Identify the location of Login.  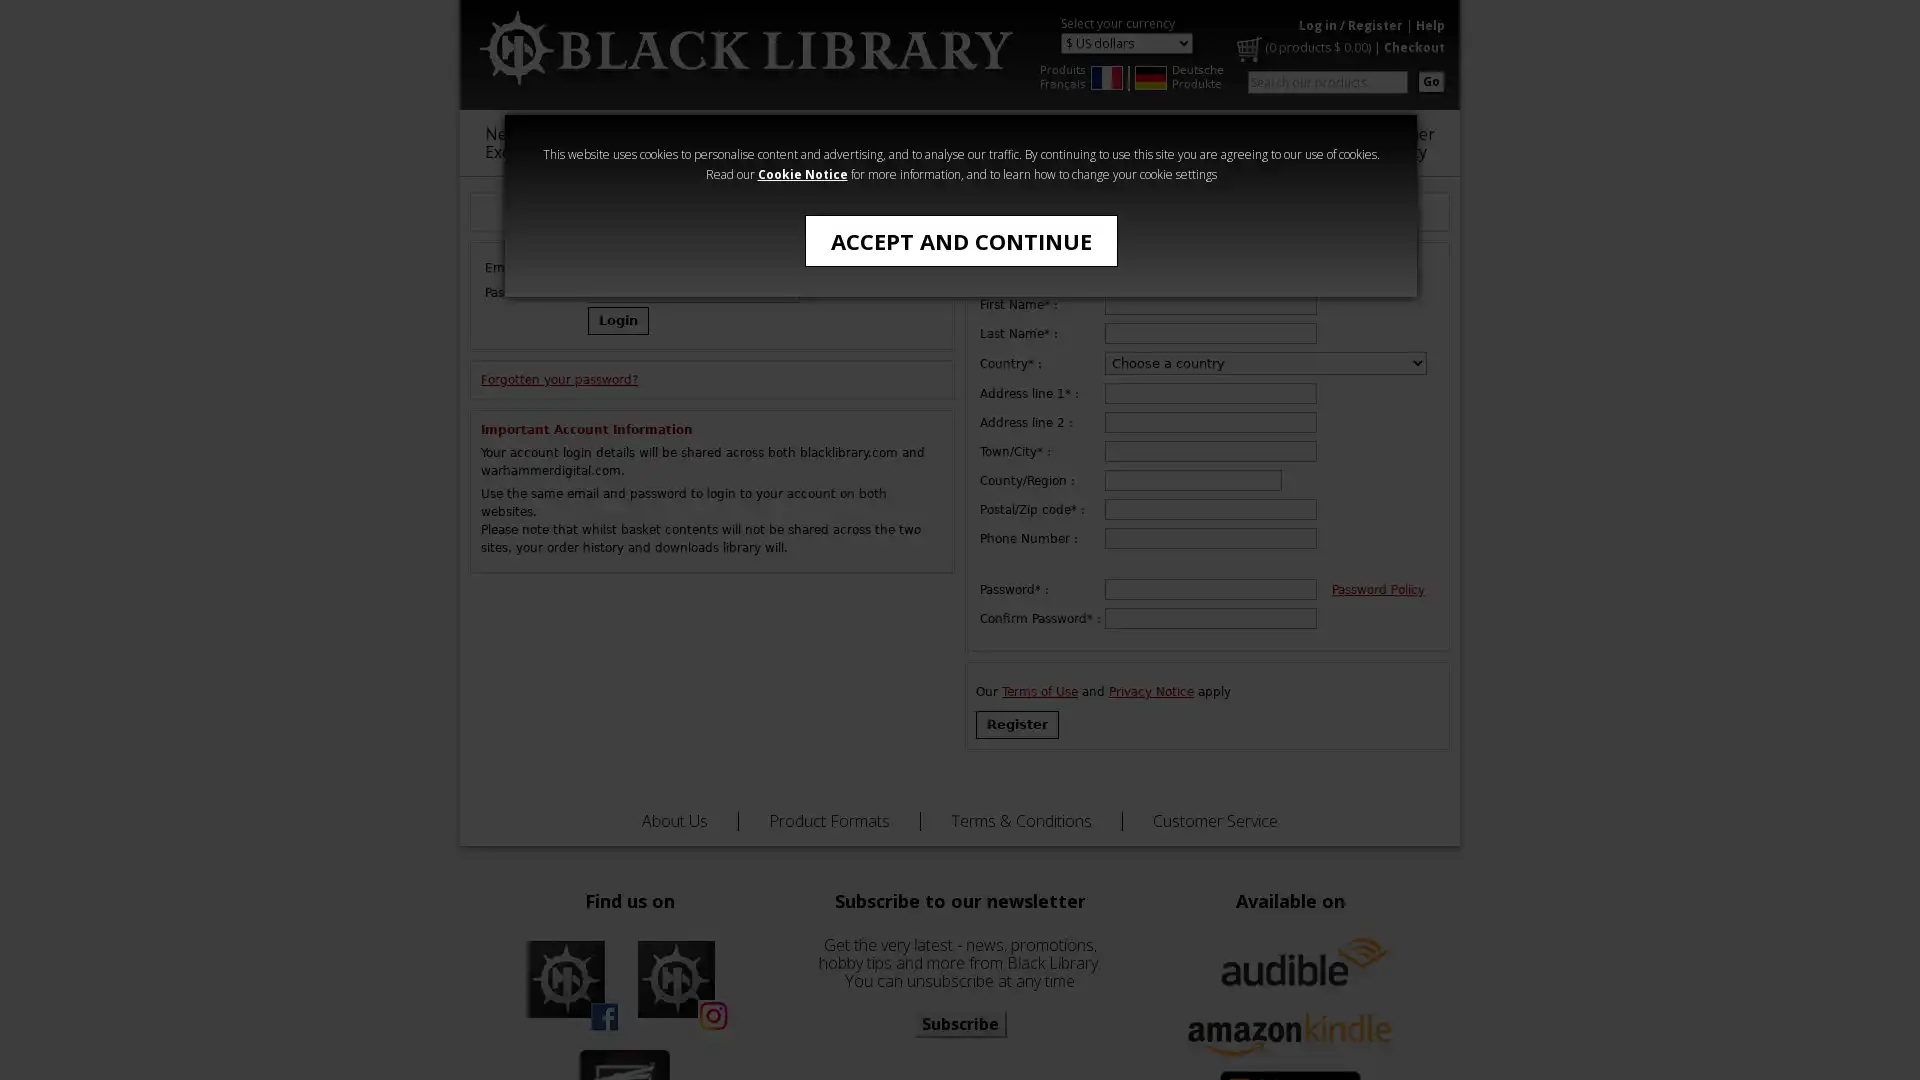
(617, 319).